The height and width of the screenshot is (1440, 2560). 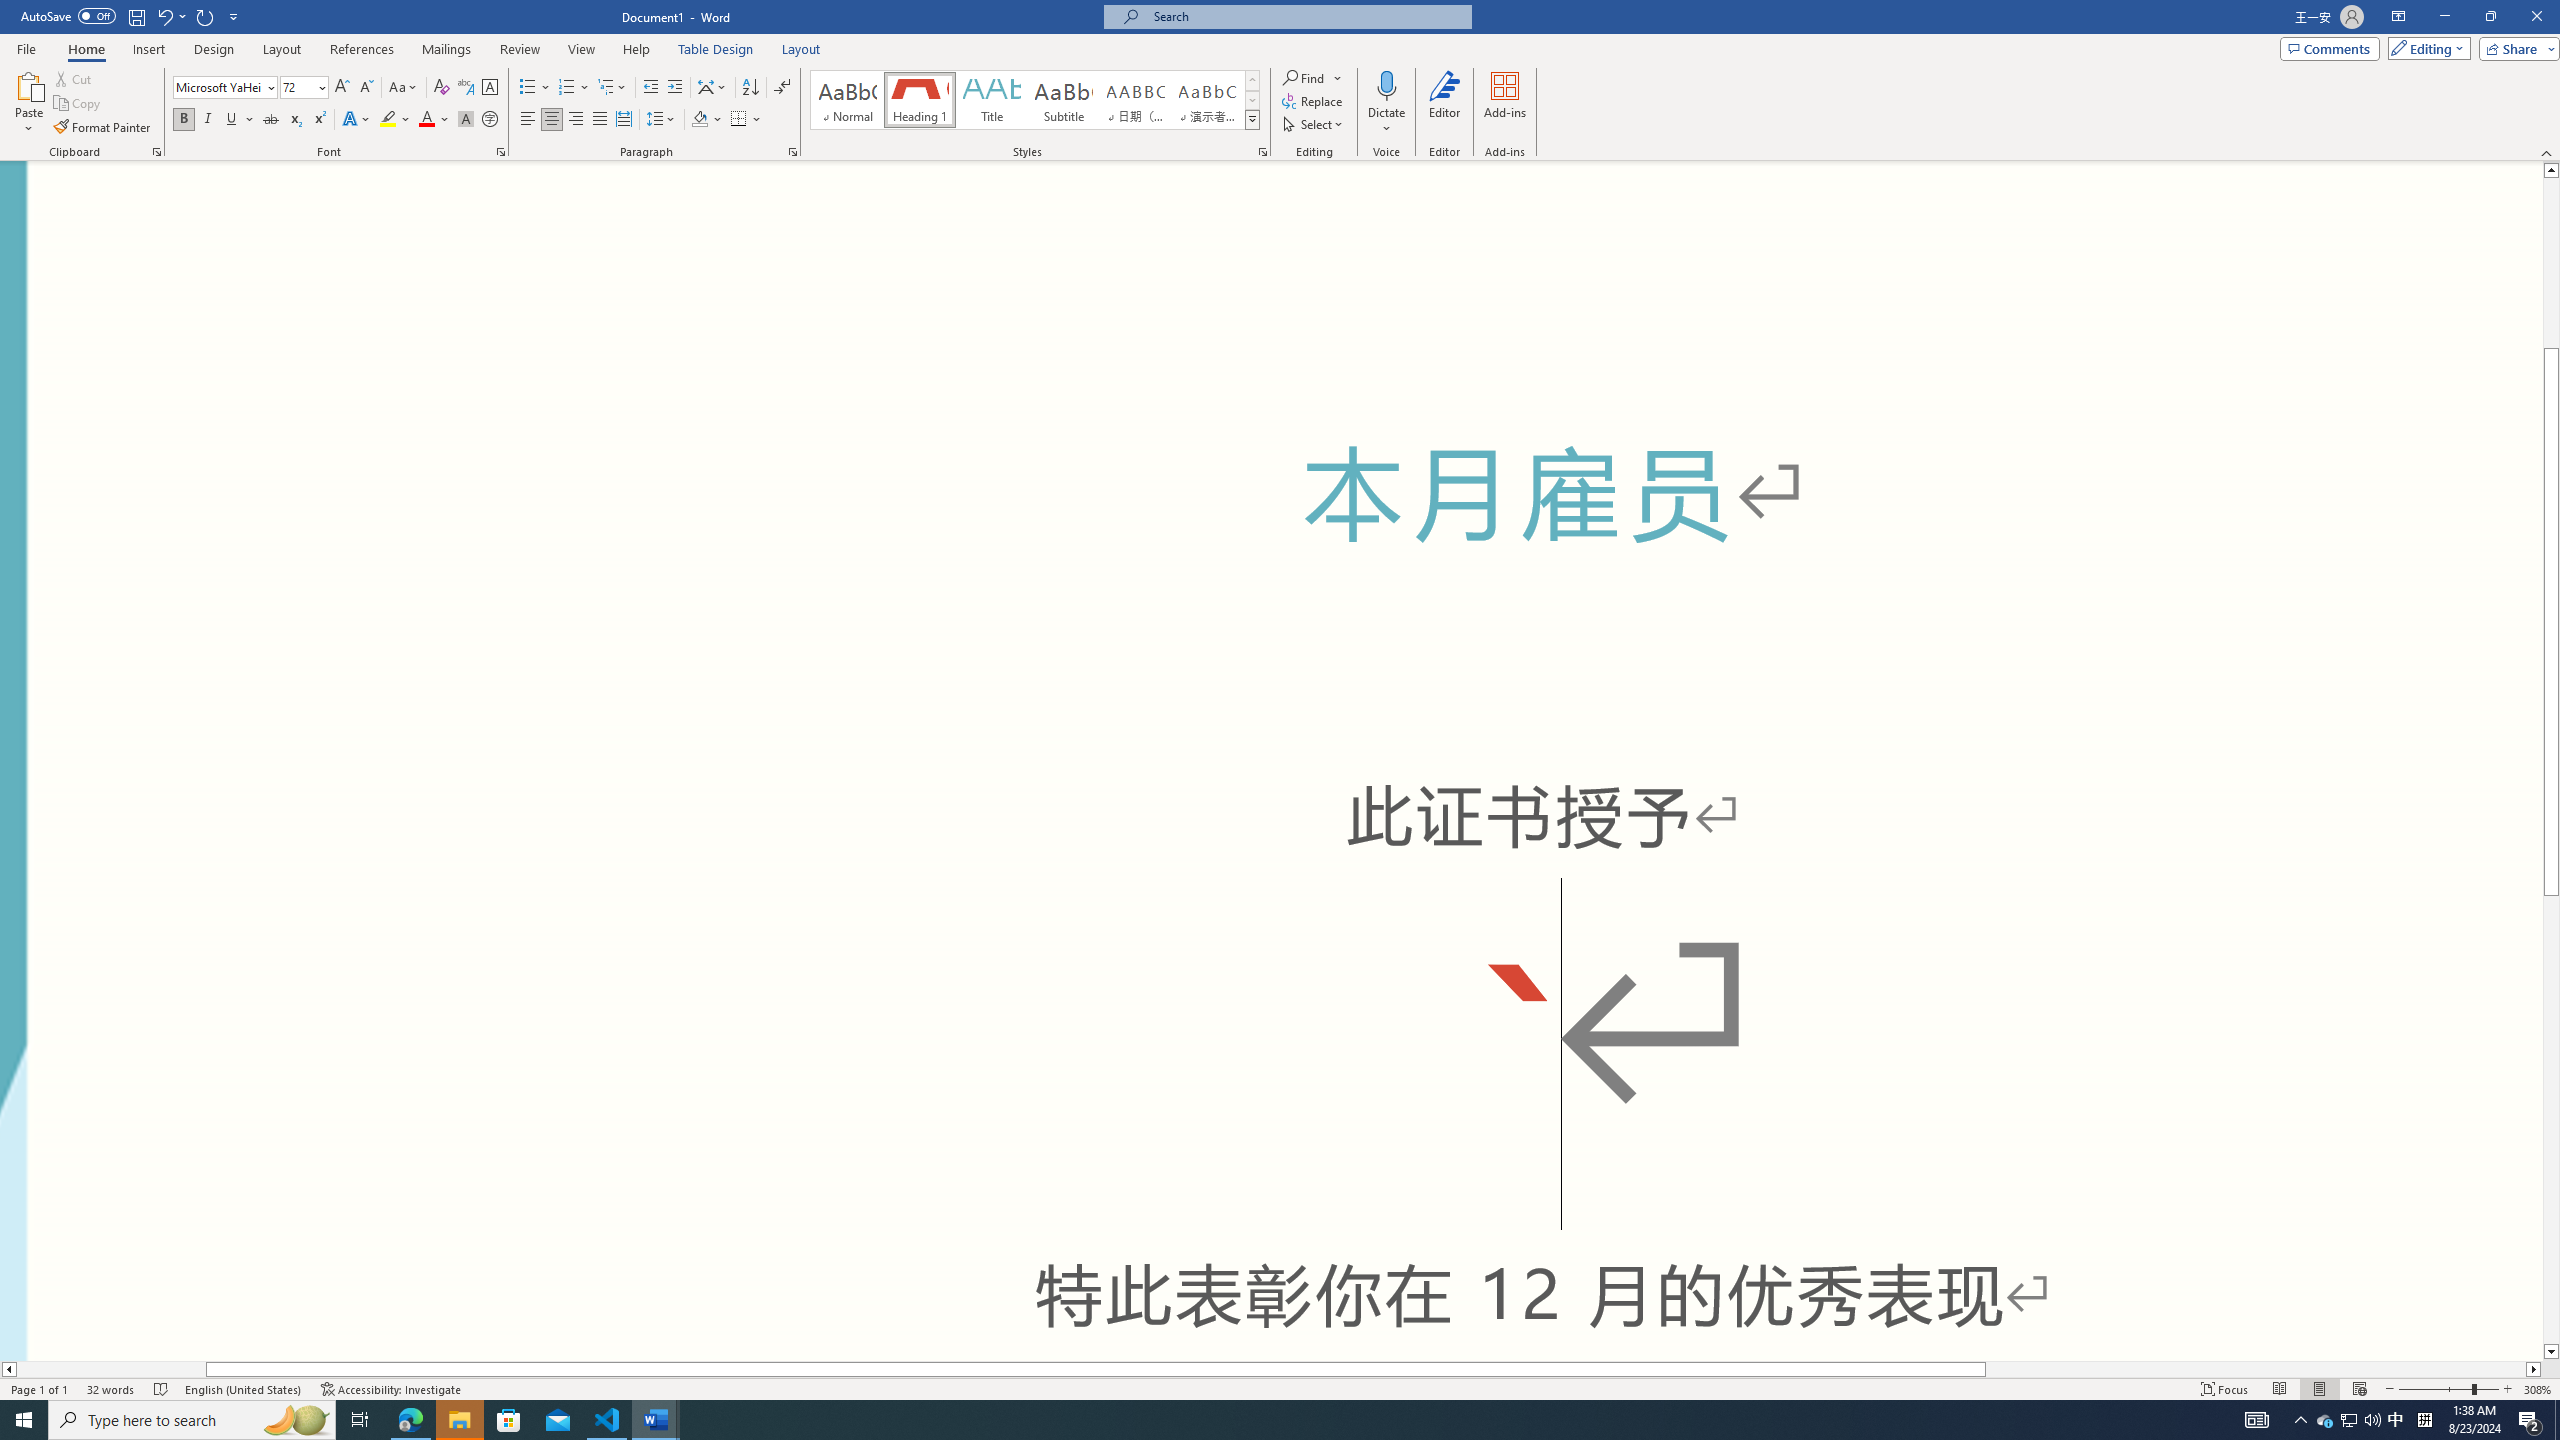 What do you see at coordinates (1271, 761) in the screenshot?
I see `'Page 1 content'` at bounding box center [1271, 761].